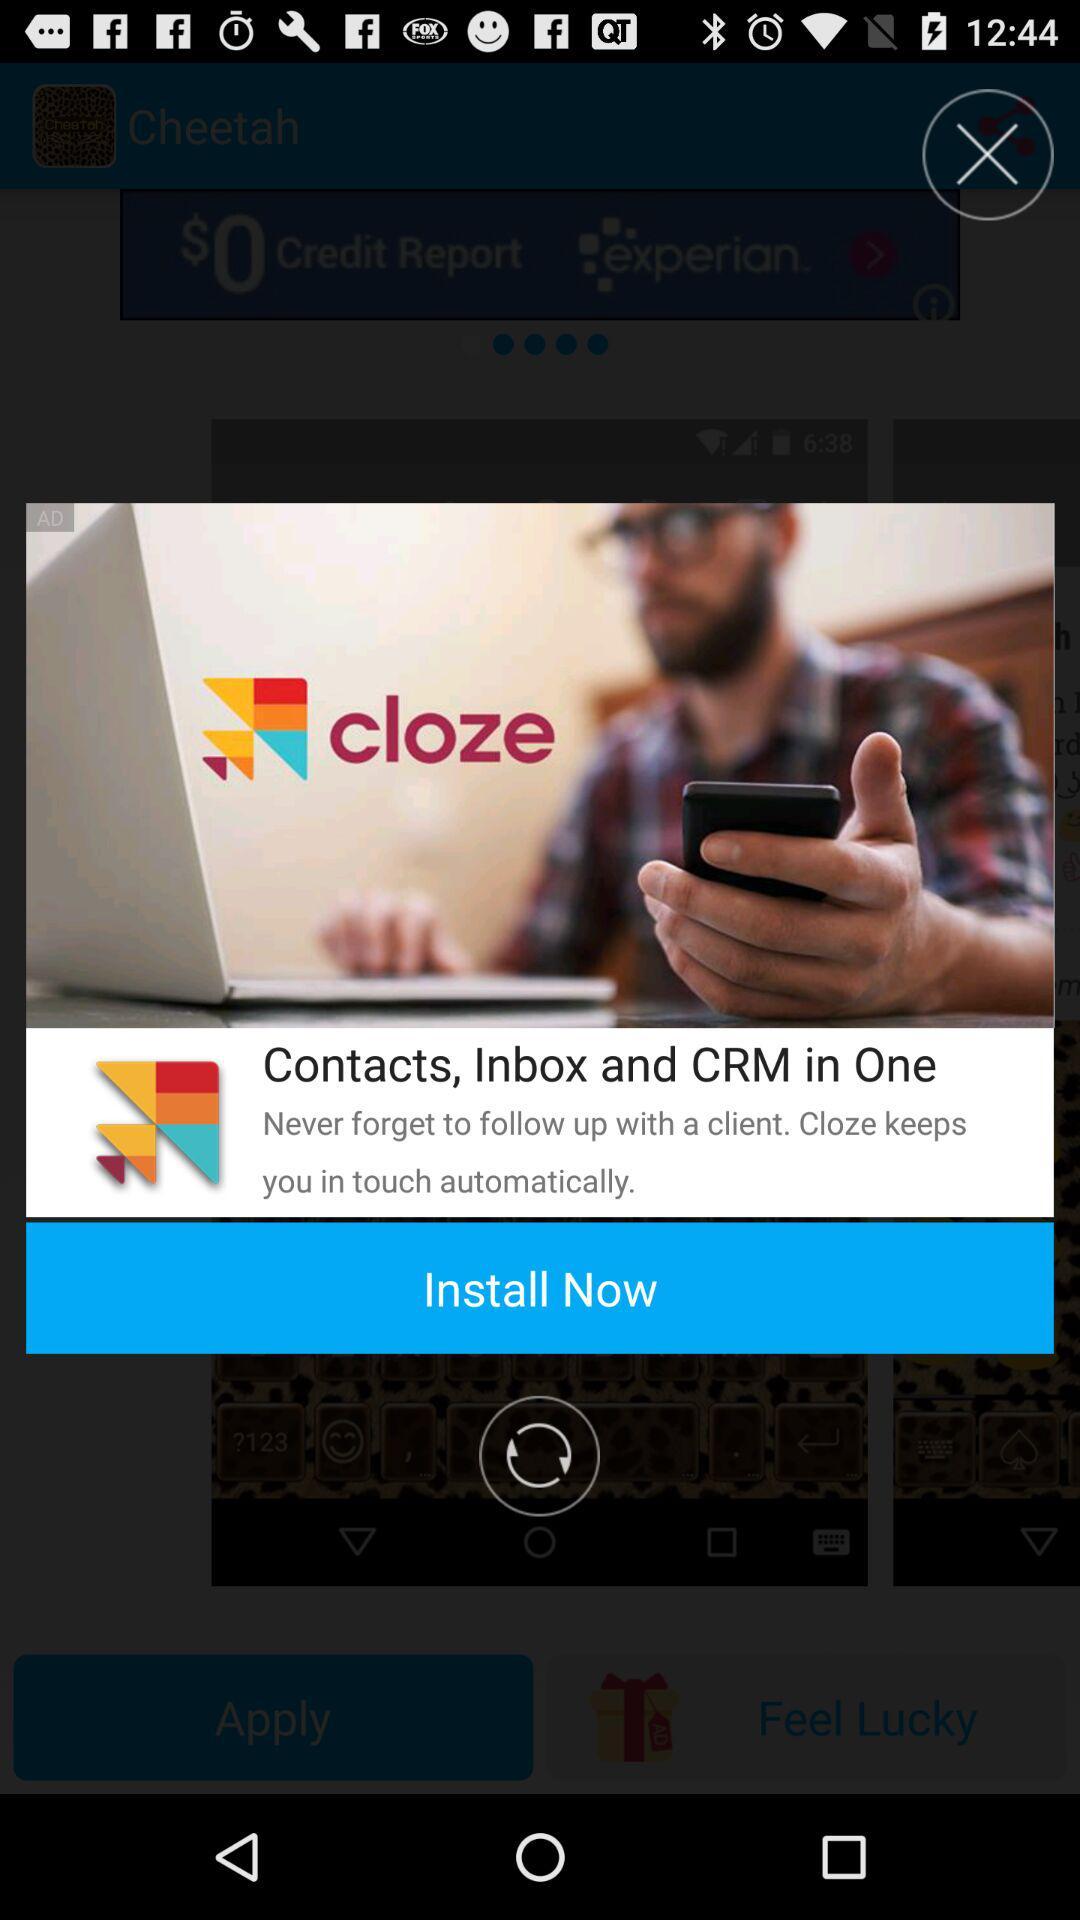 This screenshot has width=1080, height=1920. Describe the element at coordinates (631, 1151) in the screenshot. I see `item below the contacts inbox and app` at that location.